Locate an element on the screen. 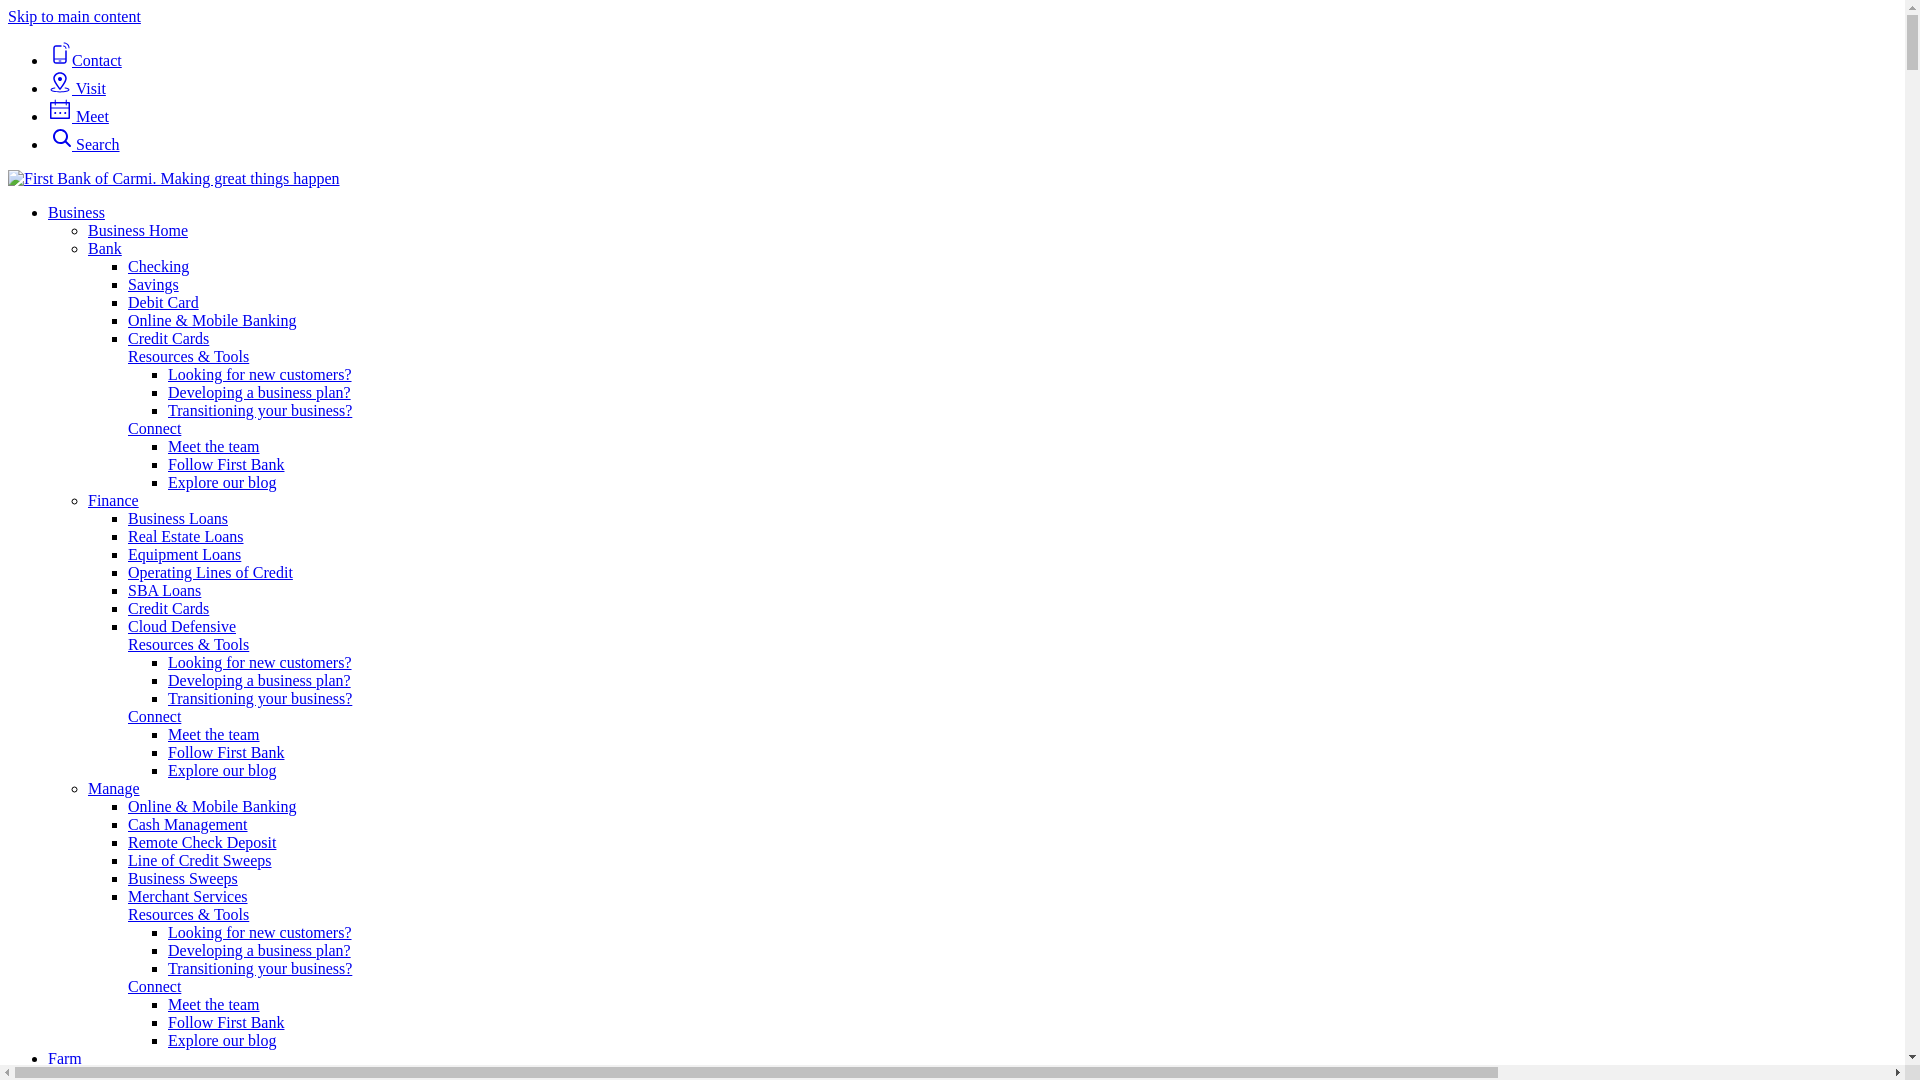 This screenshot has width=1920, height=1080. 'Follow First Bank' is located at coordinates (225, 1022).